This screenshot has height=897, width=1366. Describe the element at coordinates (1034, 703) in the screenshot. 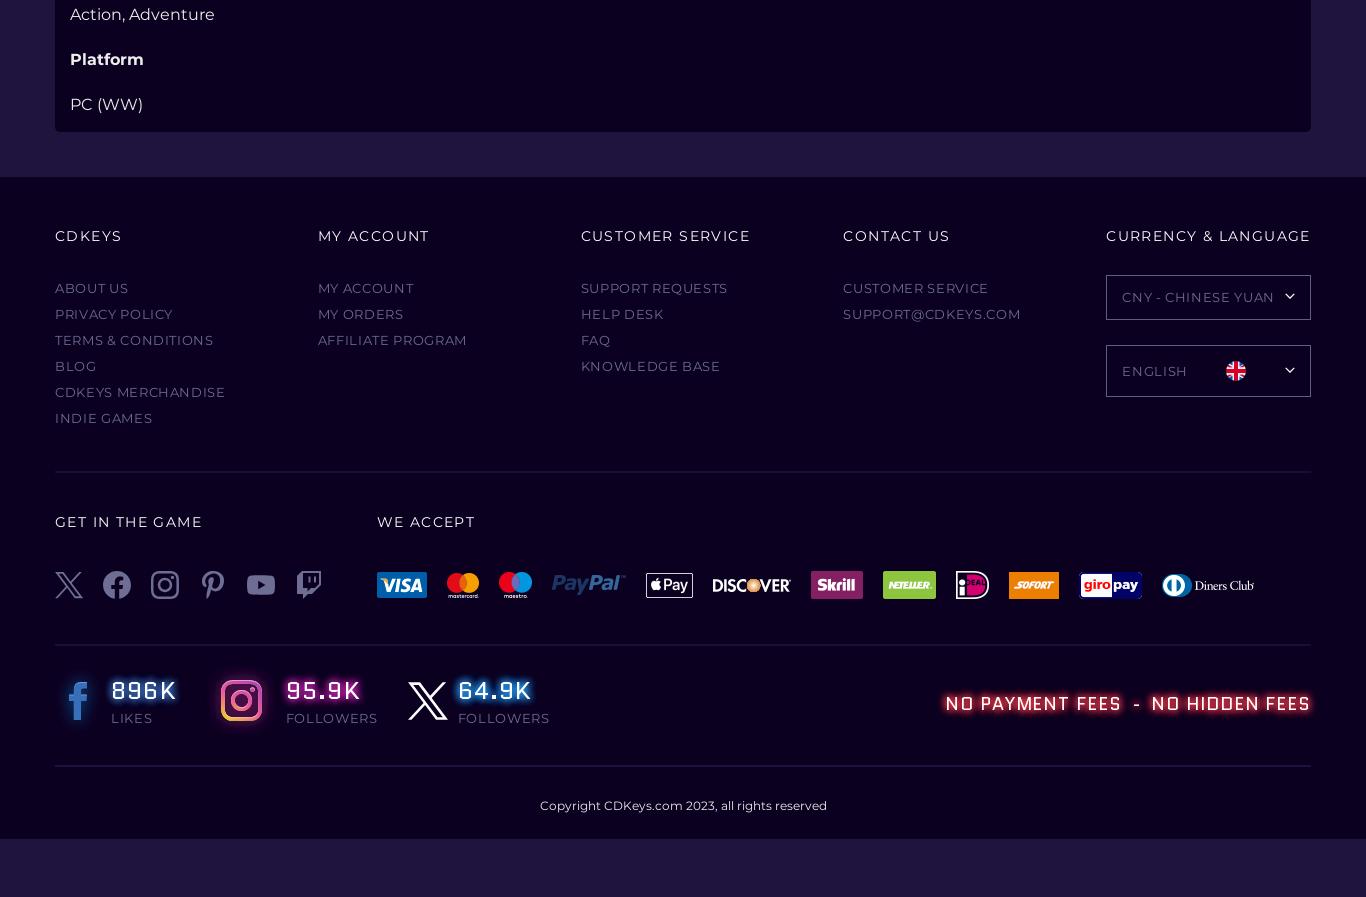

I see `'No Payment Fees'` at that location.